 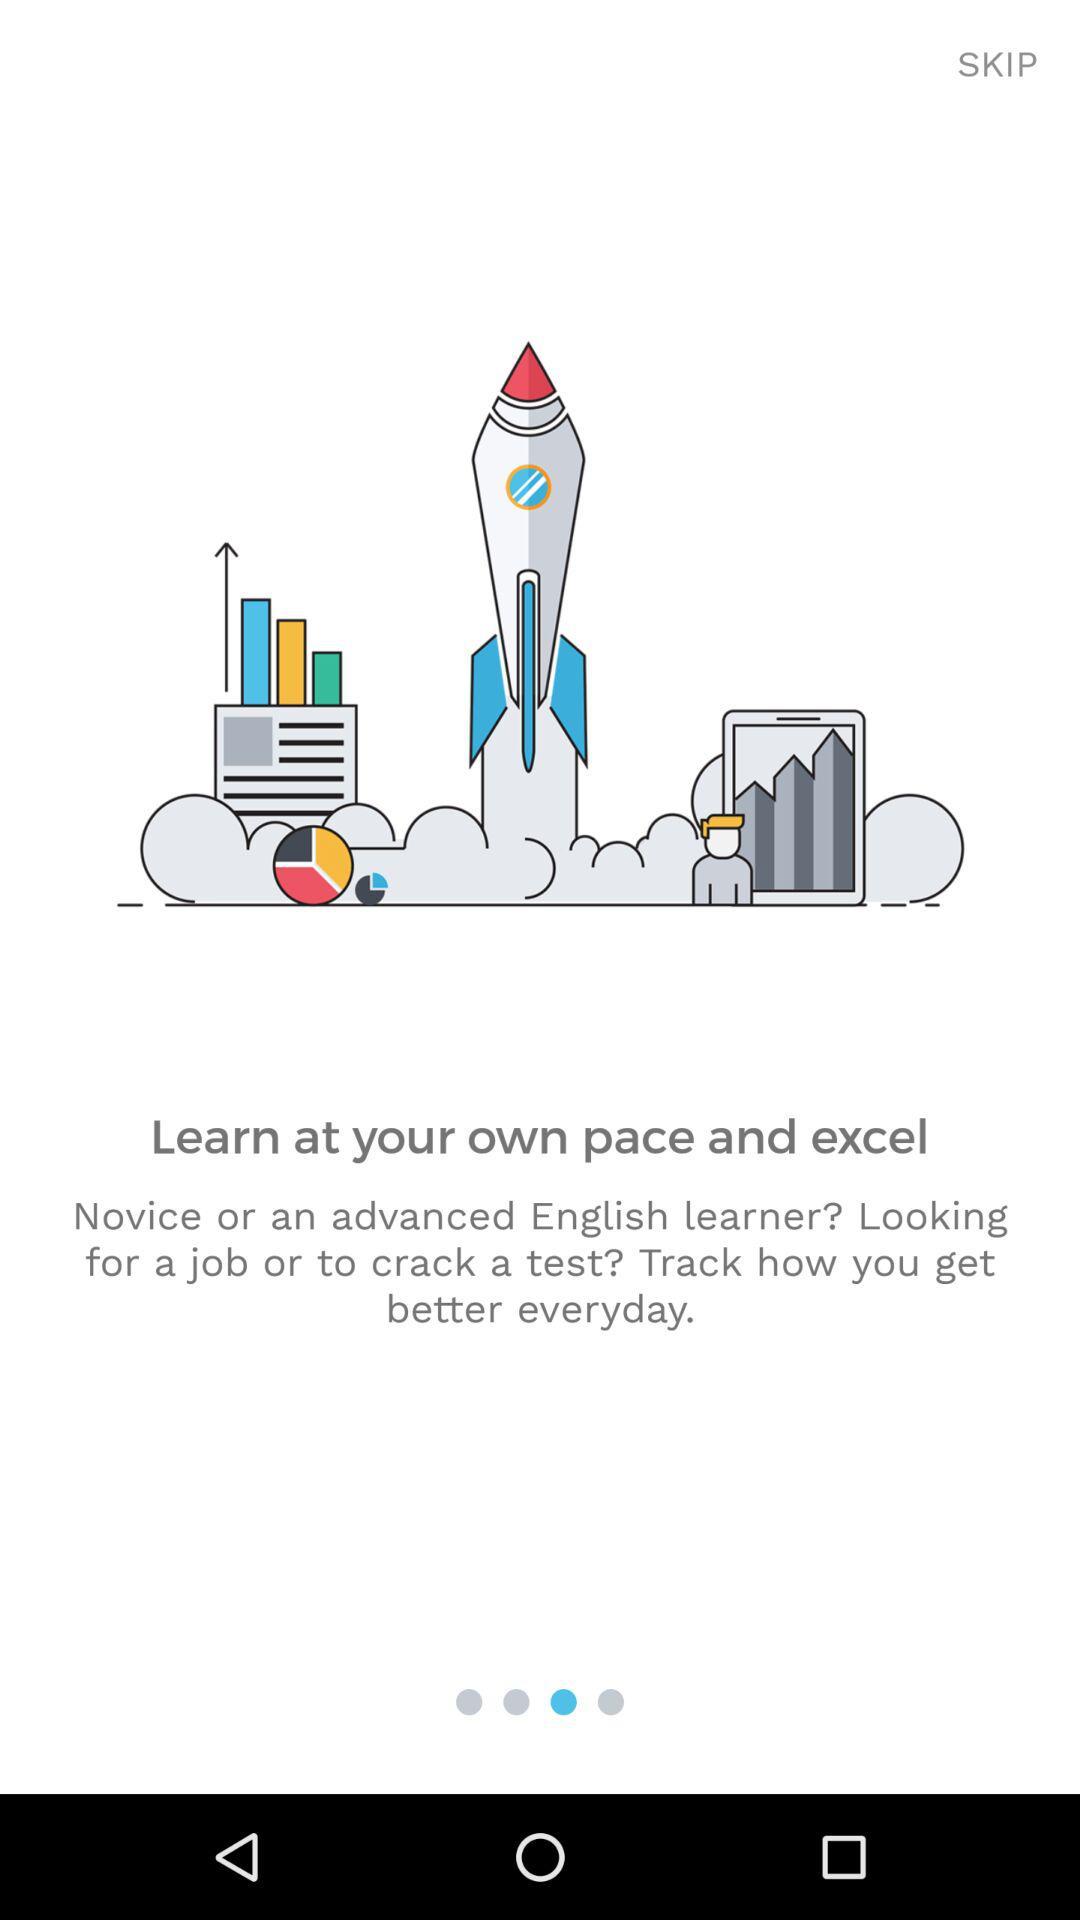 I want to click on the skip, so click(x=997, y=65).